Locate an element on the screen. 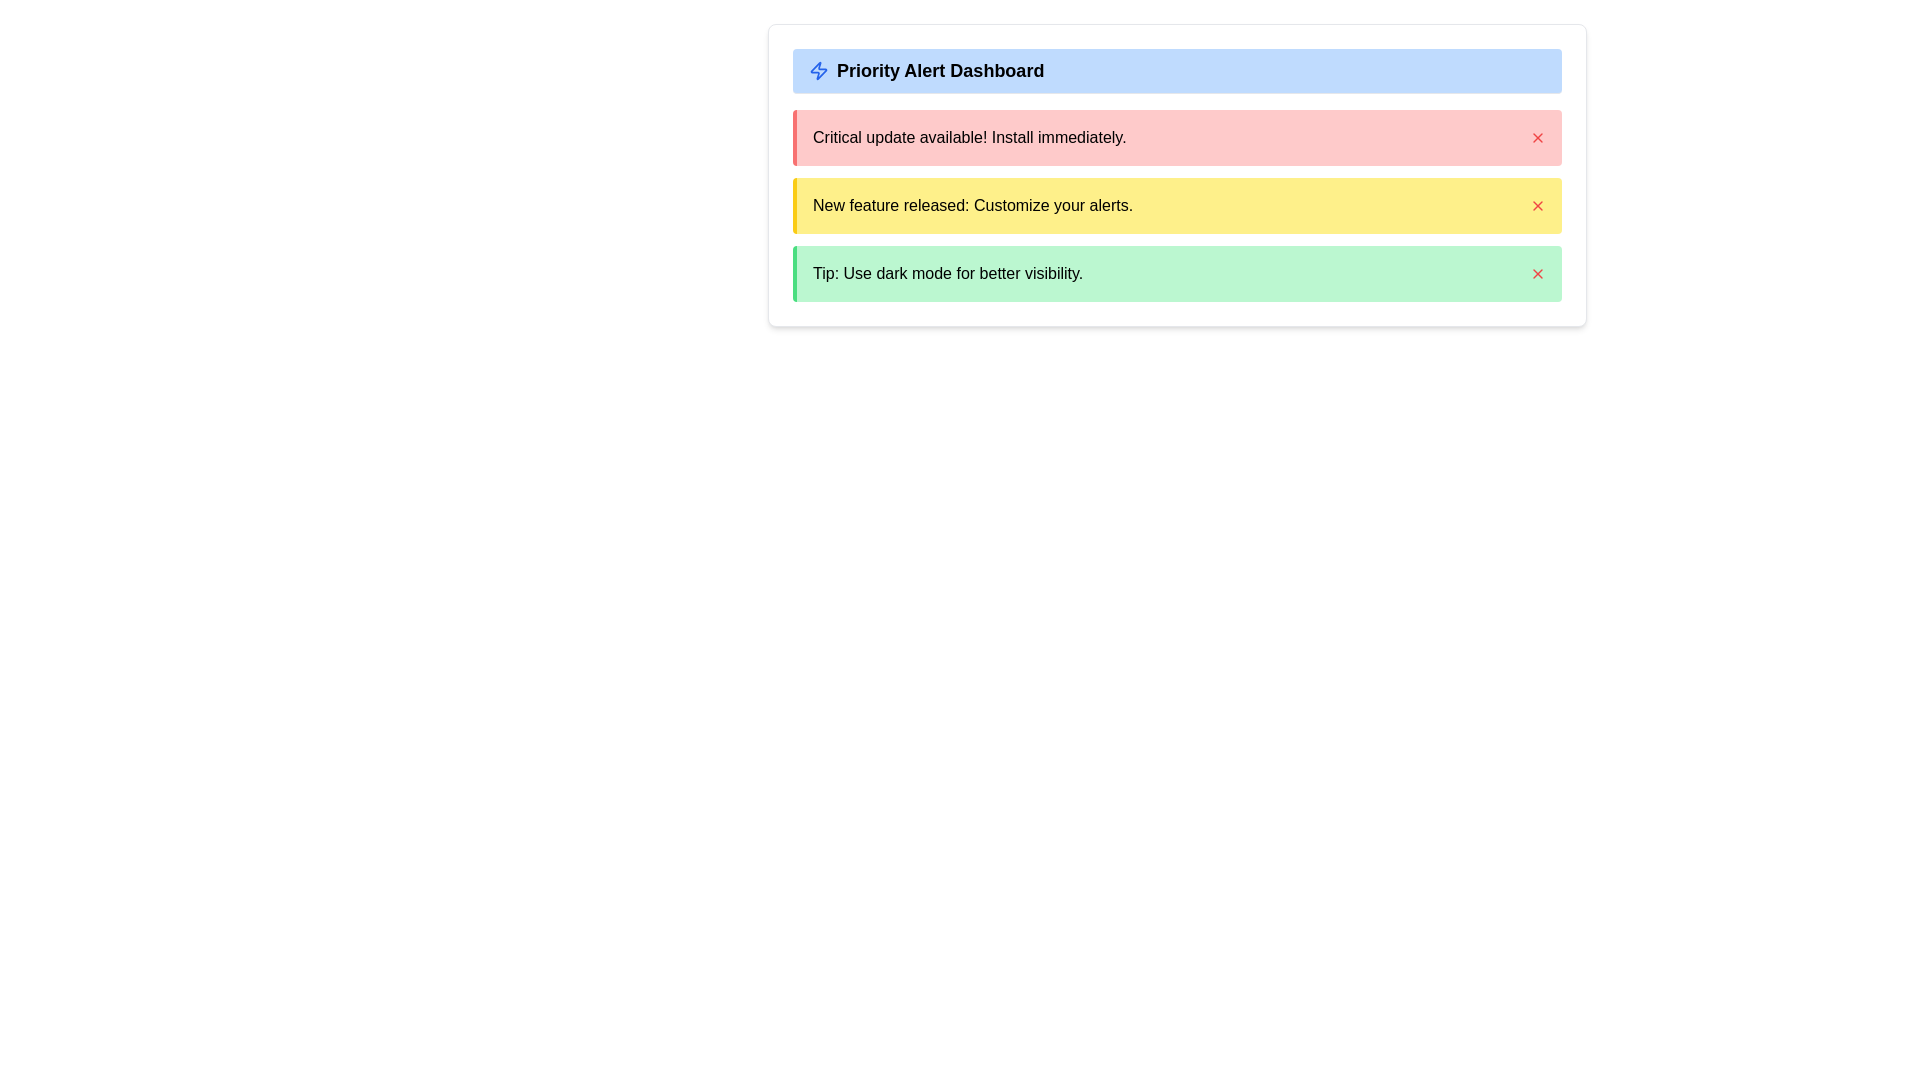 The image size is (1920, 1080). the close button of the alert with message 'Tip: Use dark mode for better visibility.' is located at coordinates (1536, 273).